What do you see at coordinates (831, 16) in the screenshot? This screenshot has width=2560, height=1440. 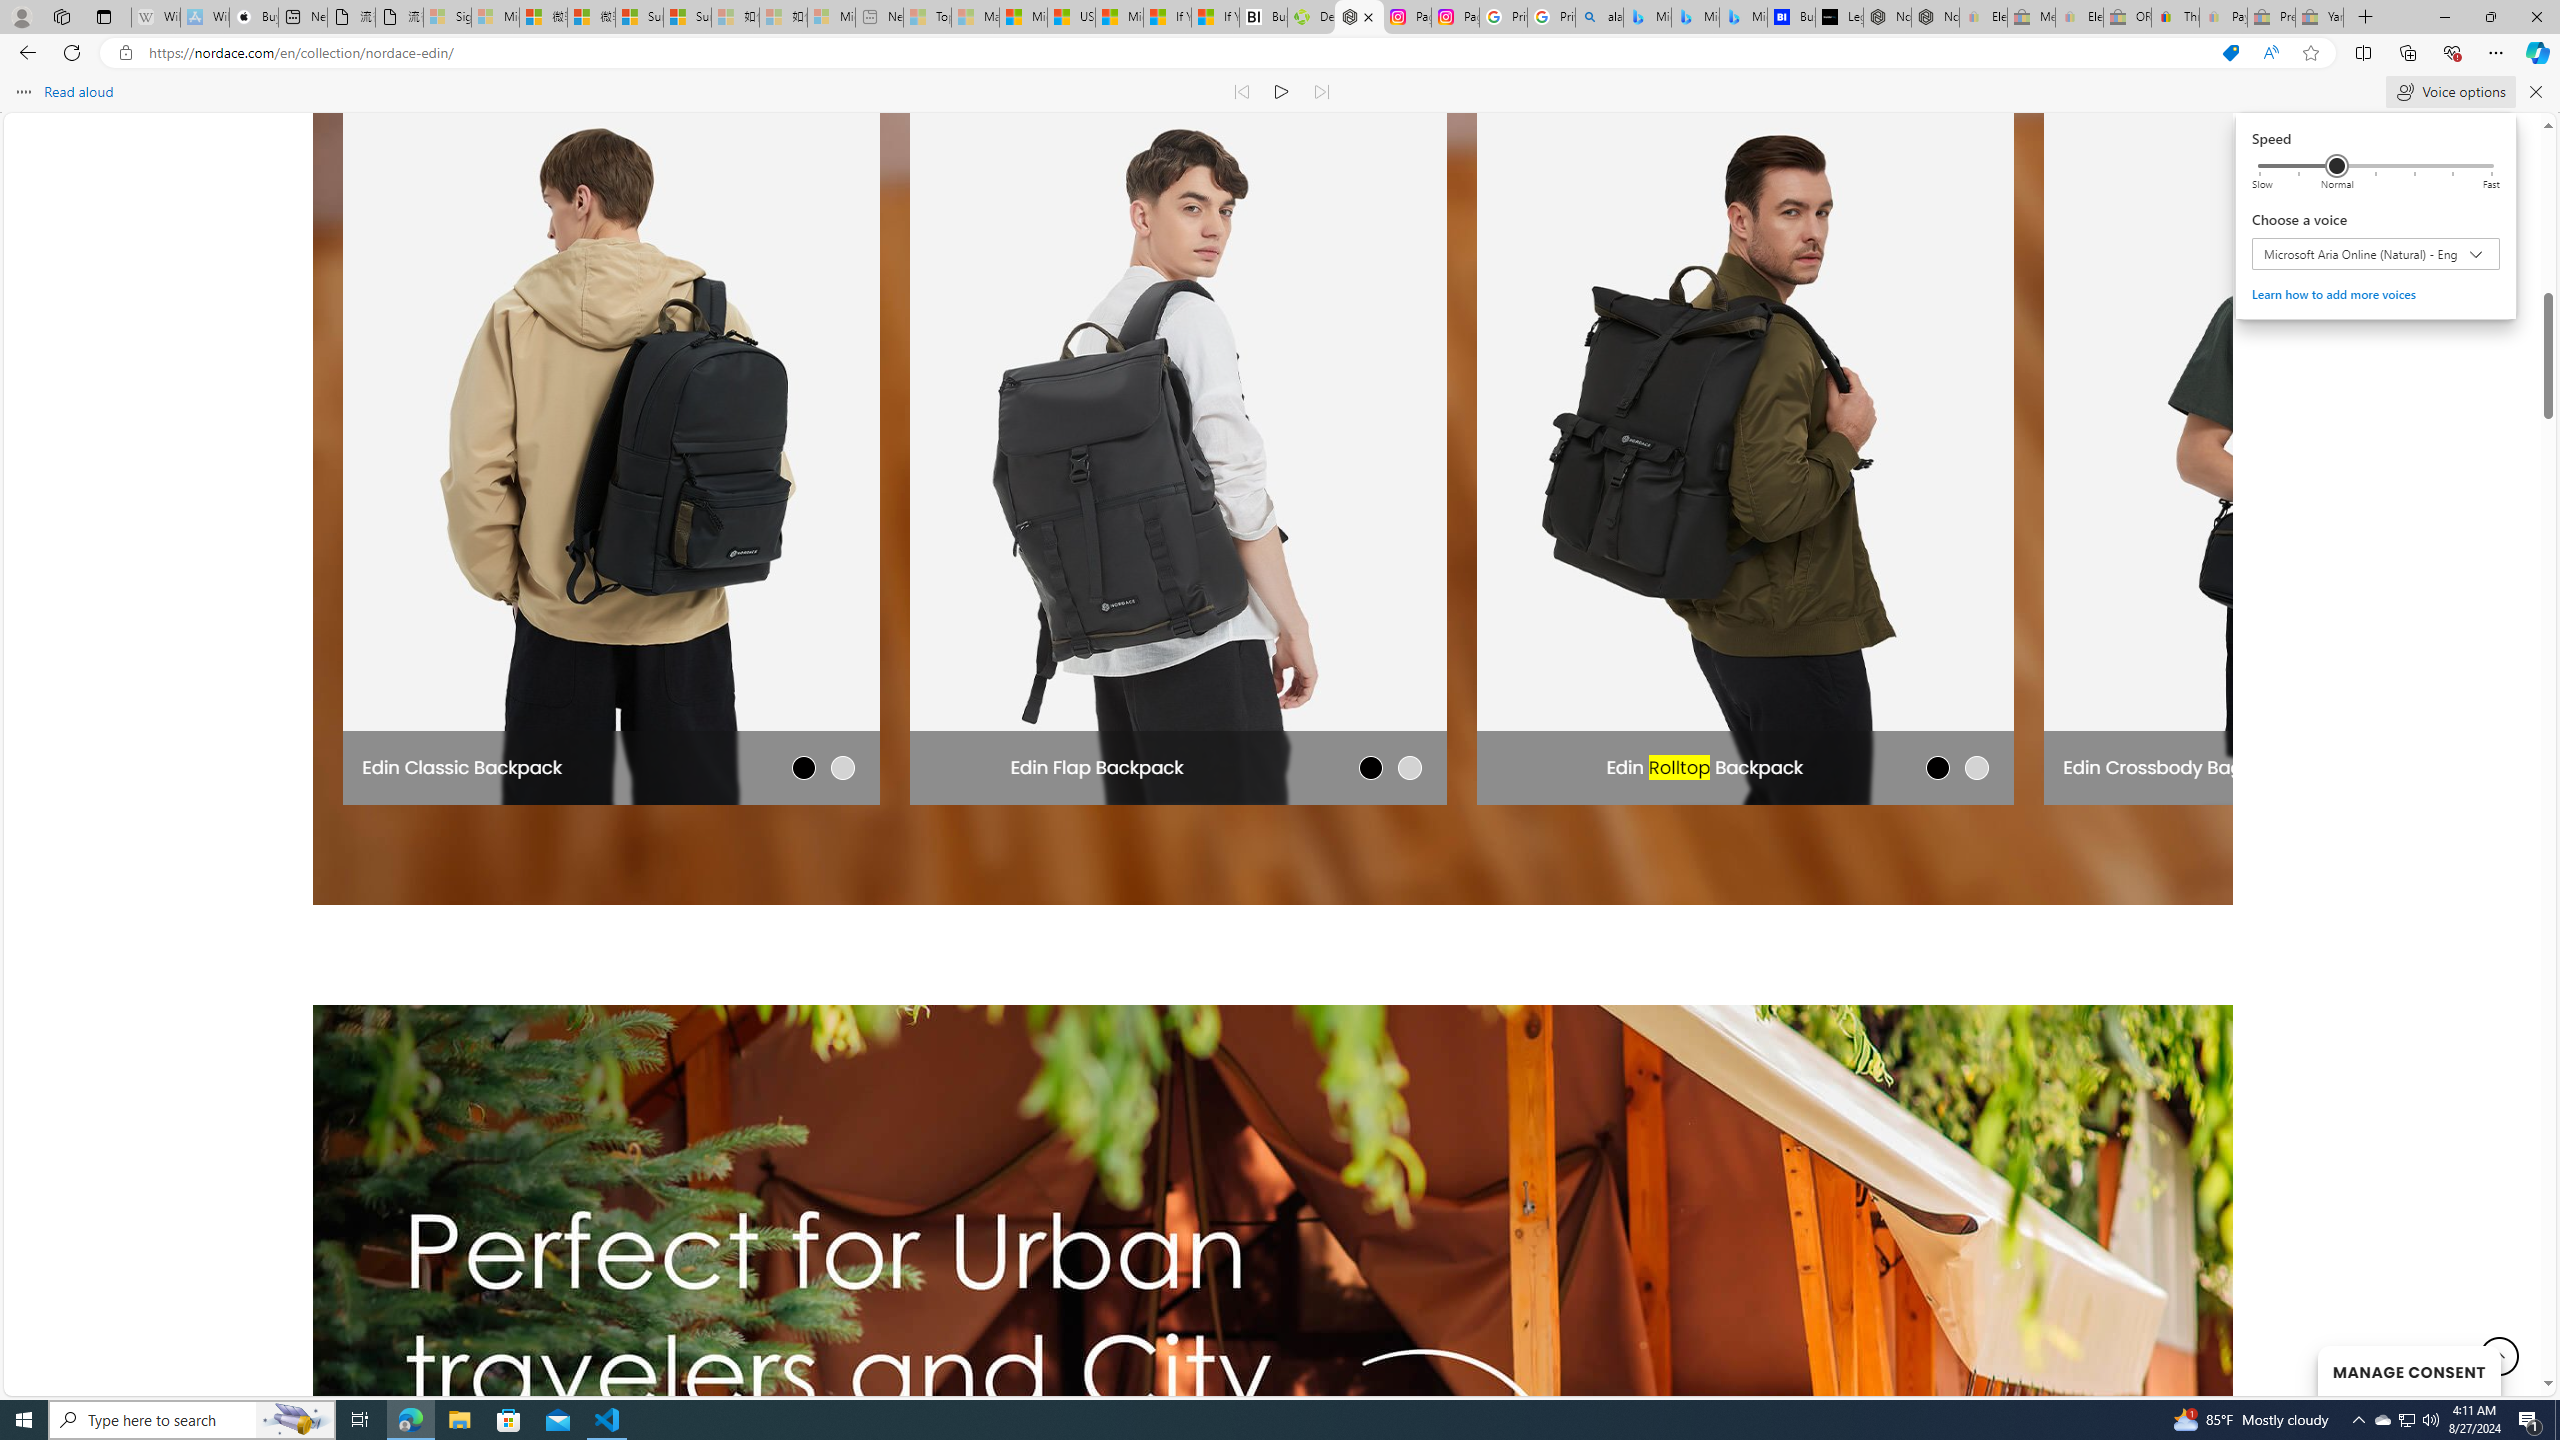 I see `'Microsoft account | Account Checkup - Sleeping'` at bounding box center [831, 16].